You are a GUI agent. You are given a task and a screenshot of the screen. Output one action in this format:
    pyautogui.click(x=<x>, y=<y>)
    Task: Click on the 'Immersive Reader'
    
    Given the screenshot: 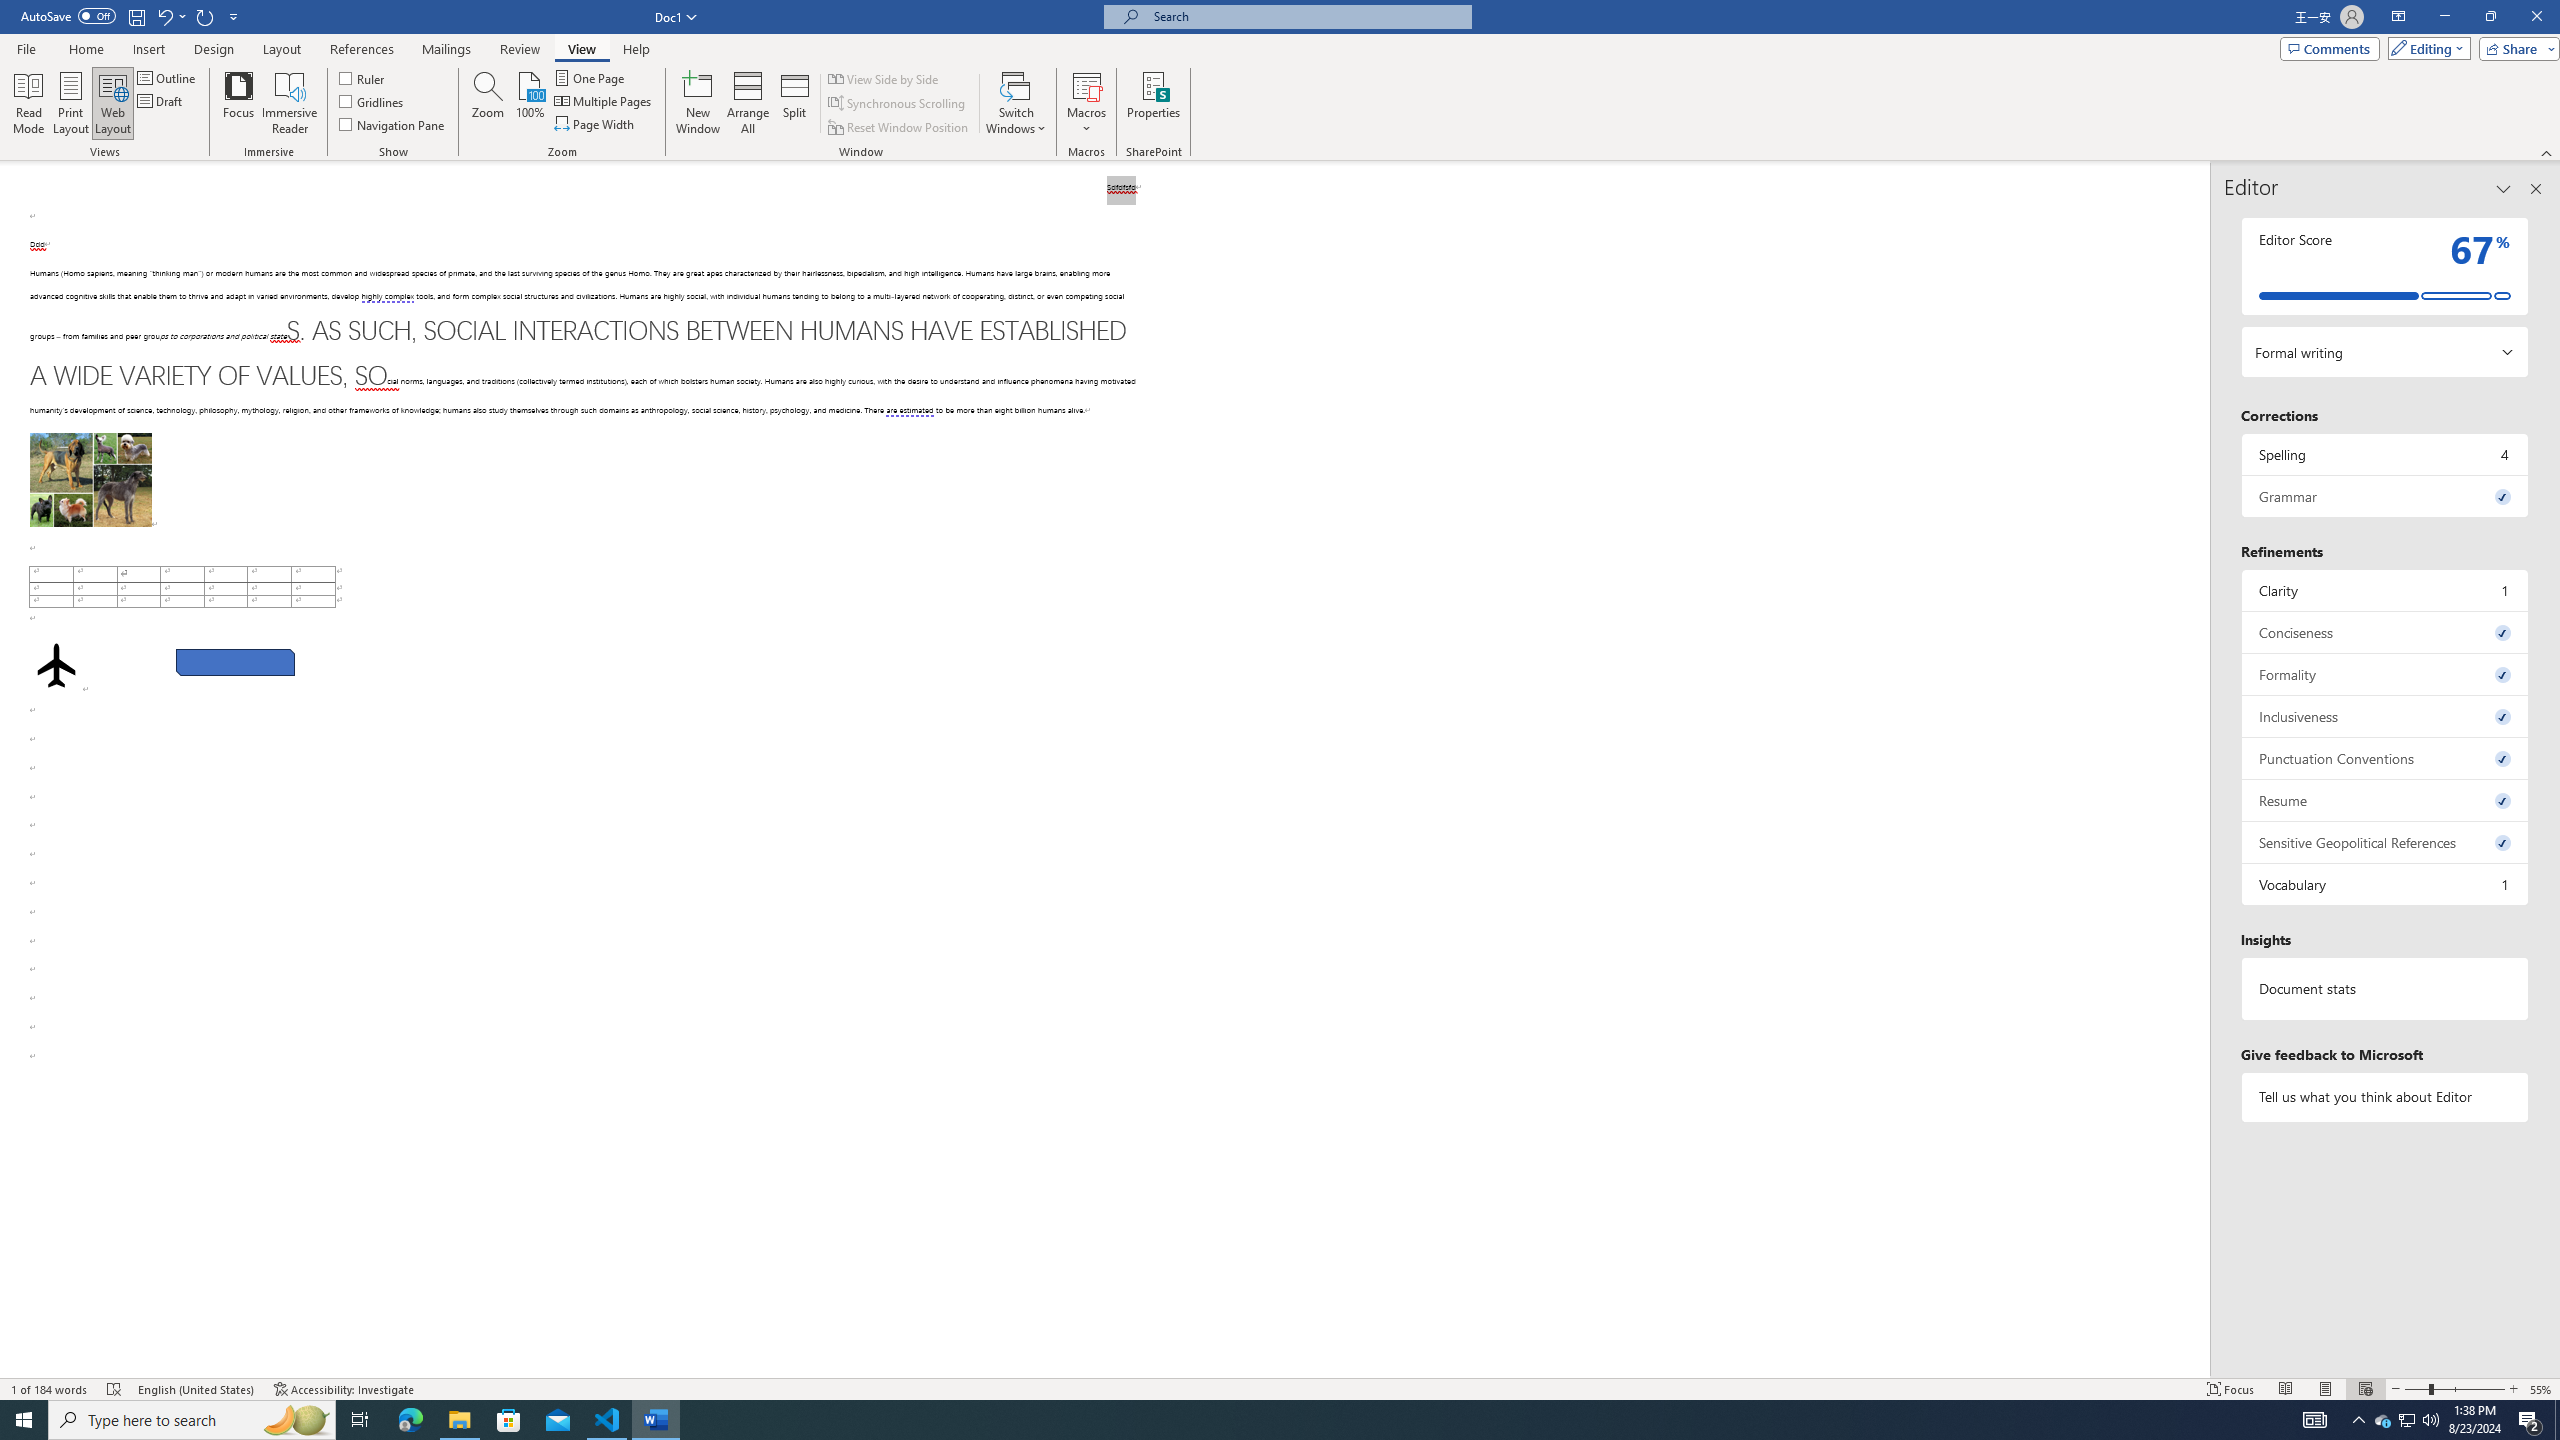 What is the action you would take?
    pyautogui.click(x=289, y=103)
    